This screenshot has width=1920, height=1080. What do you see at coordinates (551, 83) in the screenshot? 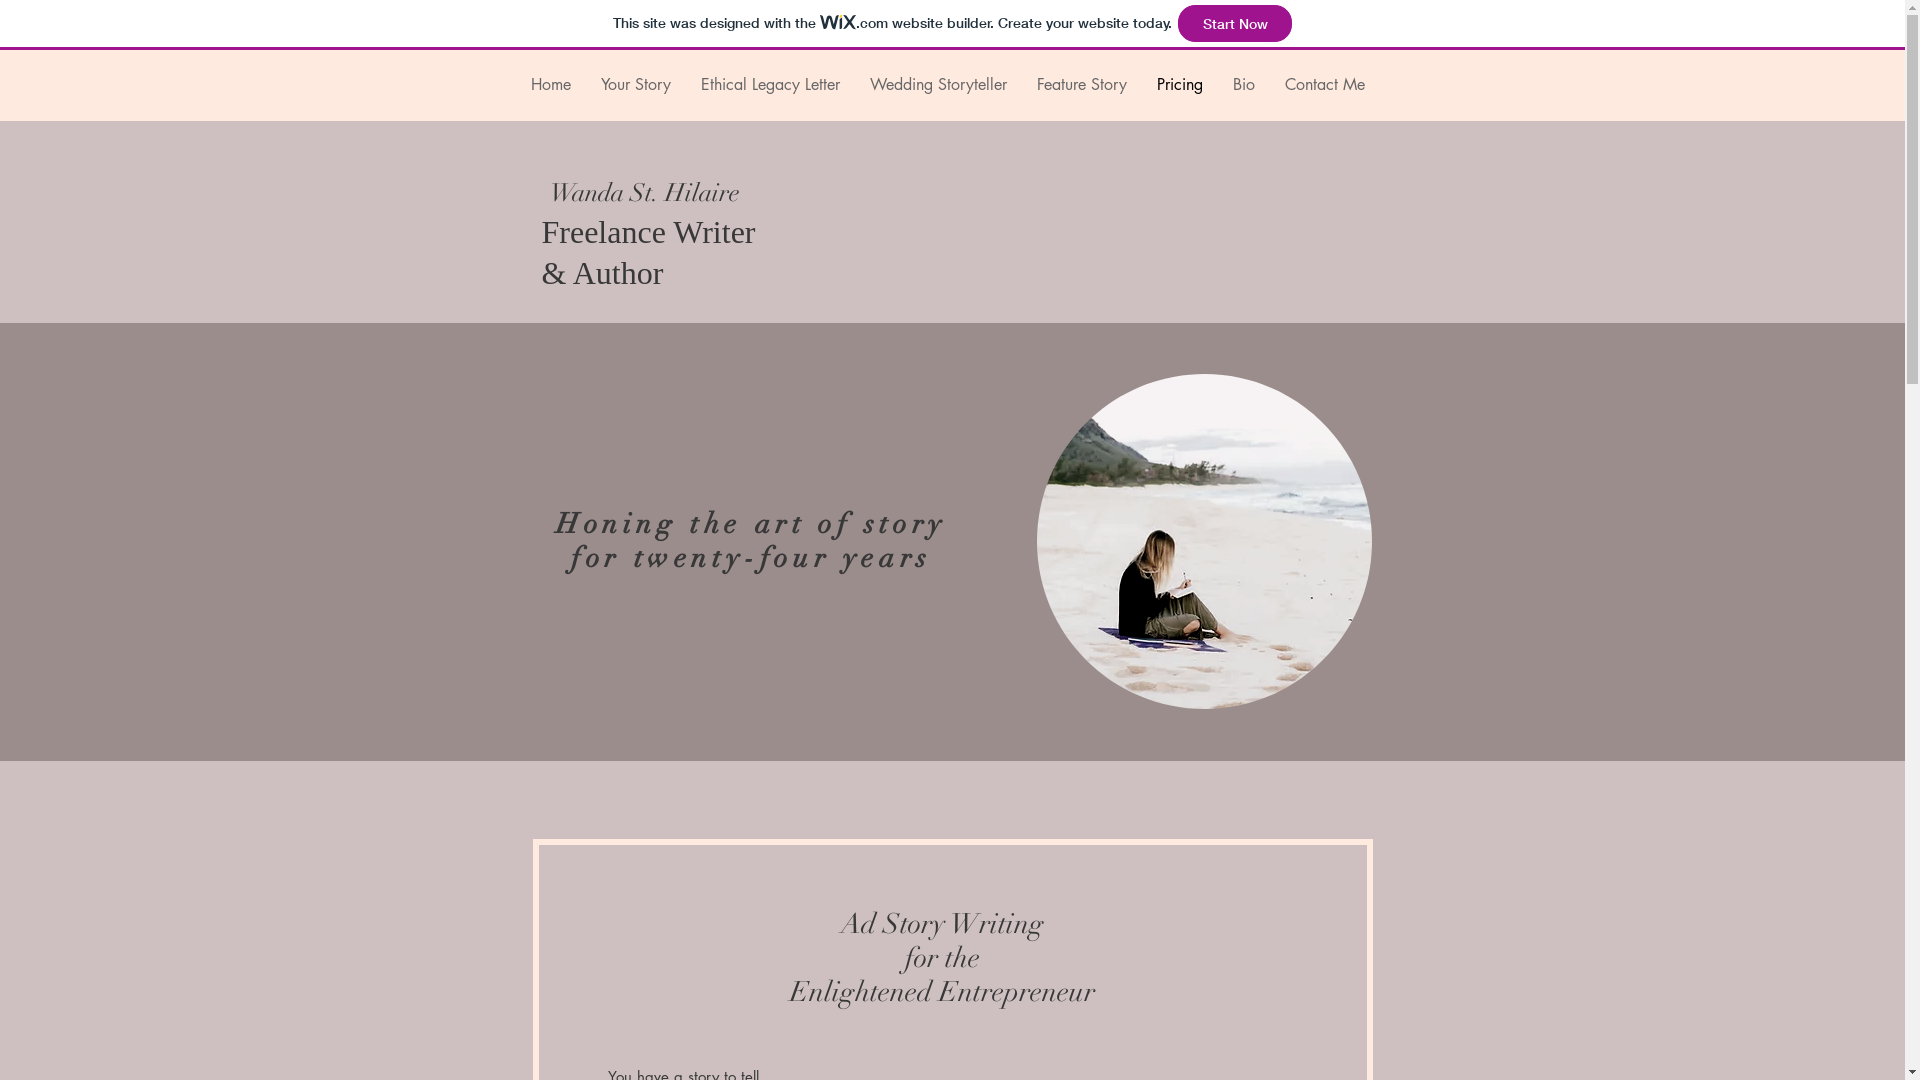
I see `'Home'` at bounding box center [551, 83].